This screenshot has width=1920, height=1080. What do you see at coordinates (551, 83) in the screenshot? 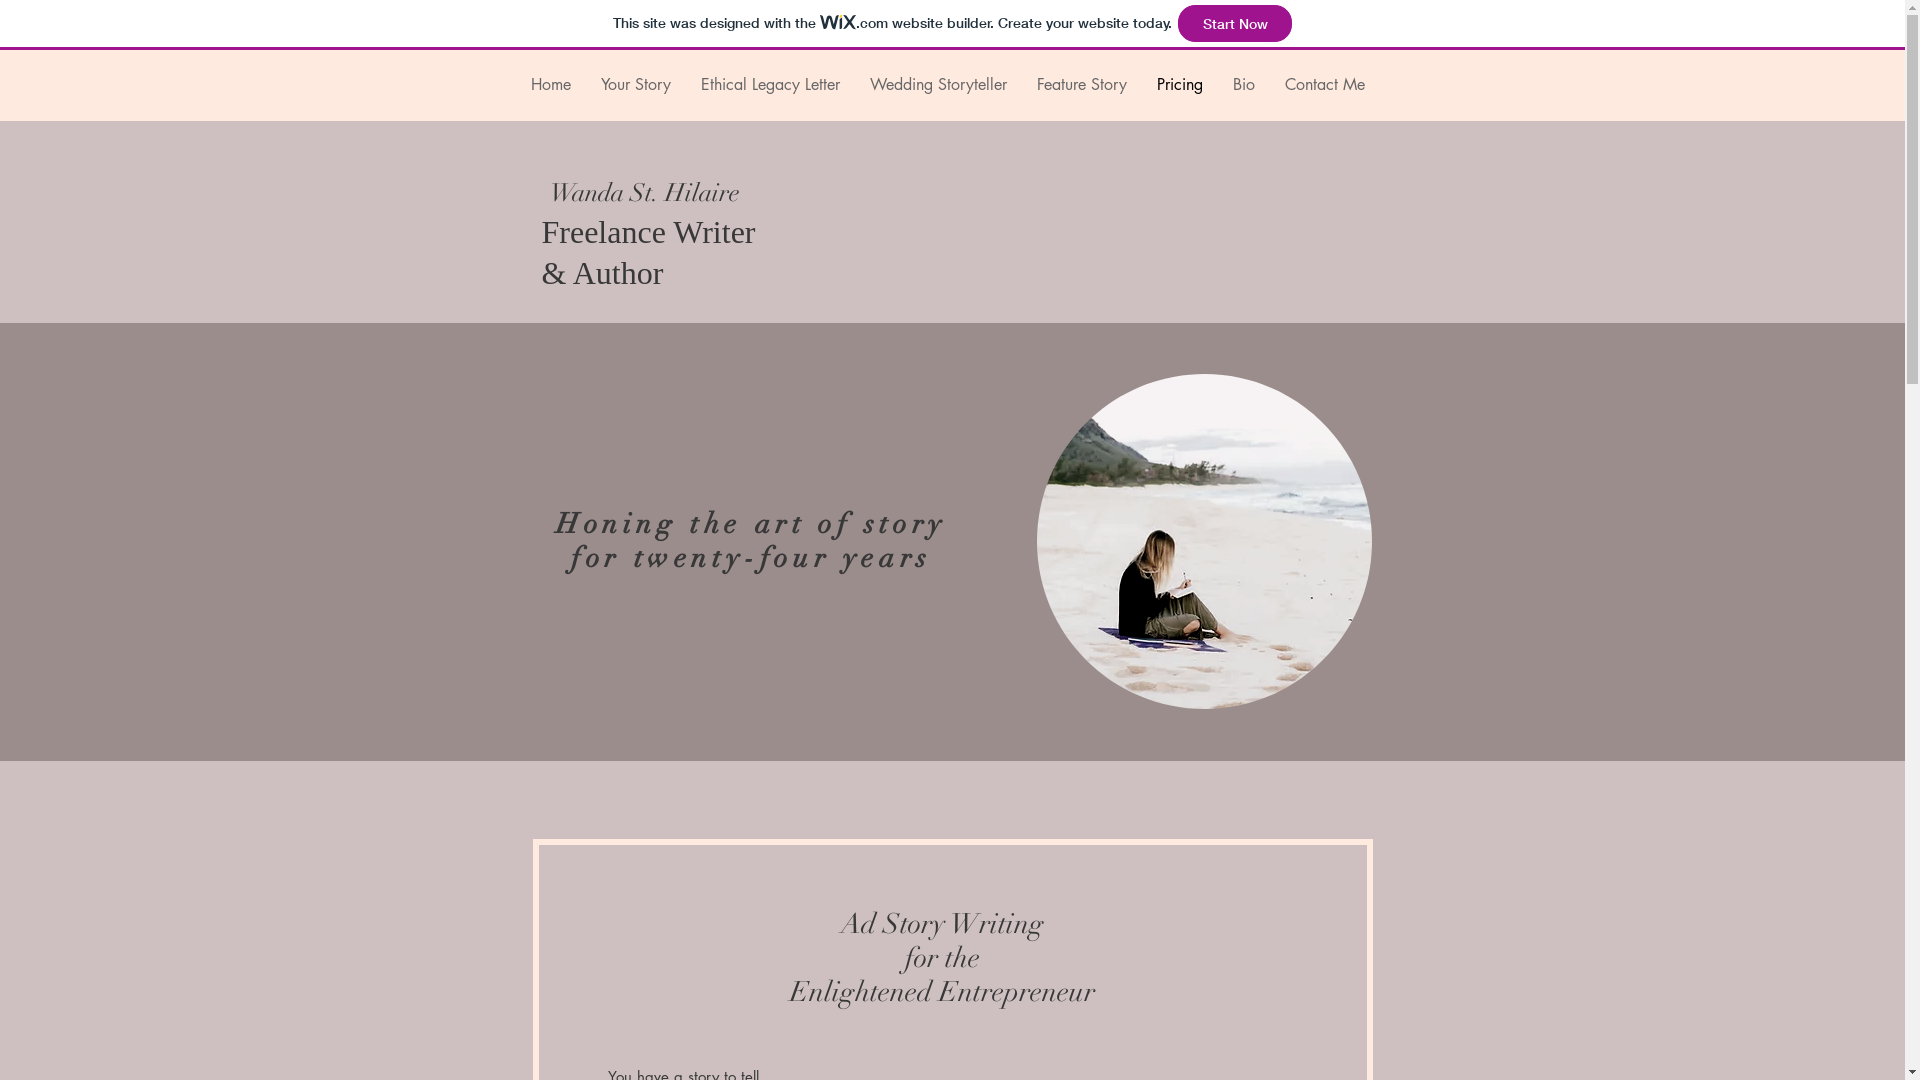
I see `'Home'` at bounding box center [551, 83].